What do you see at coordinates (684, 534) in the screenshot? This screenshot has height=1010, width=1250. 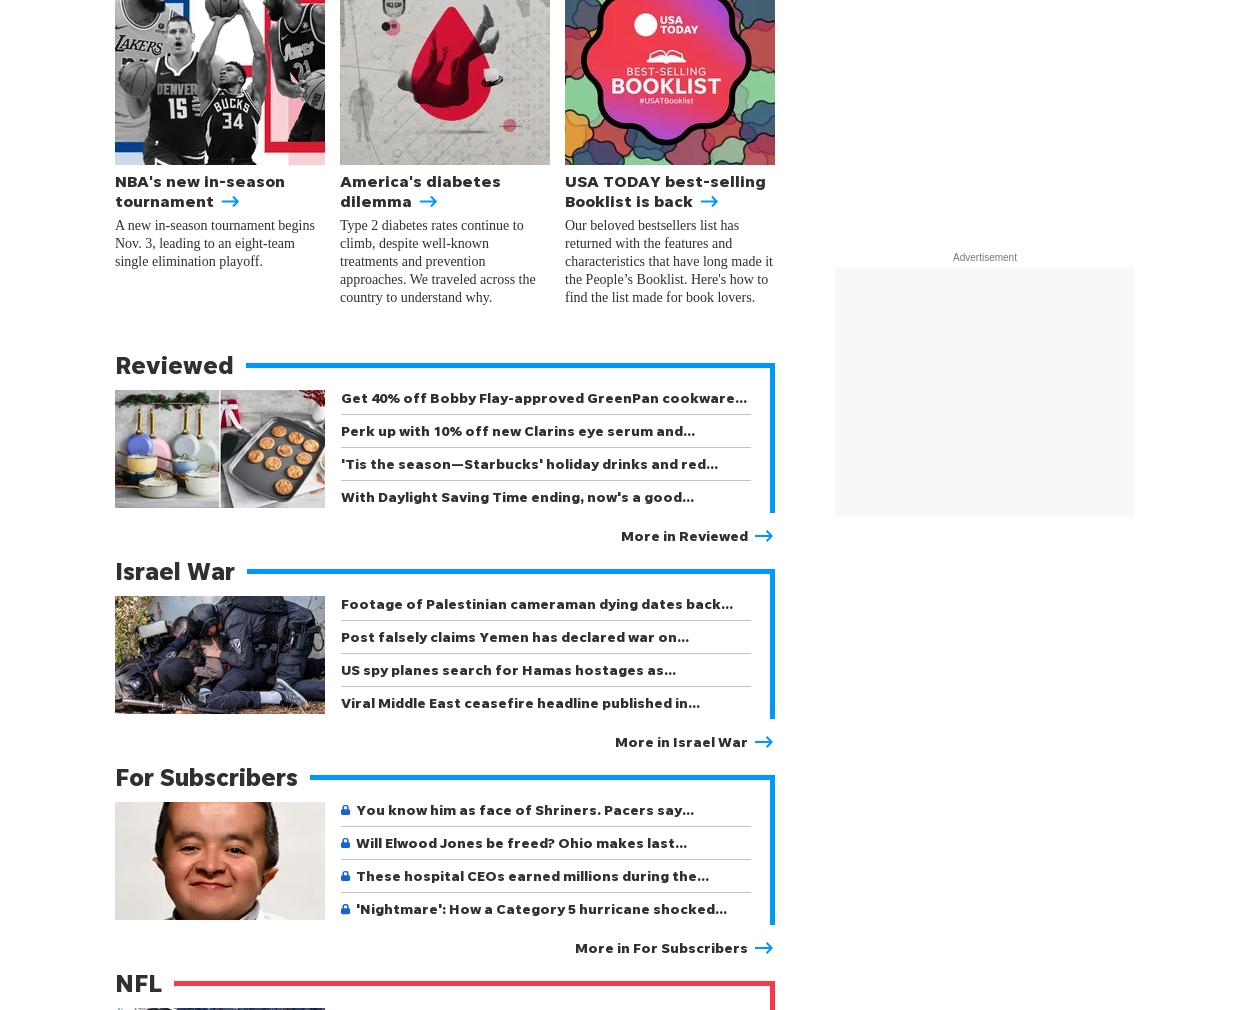 I see `'More in Reviewed'` at bounding box center [684, 534].